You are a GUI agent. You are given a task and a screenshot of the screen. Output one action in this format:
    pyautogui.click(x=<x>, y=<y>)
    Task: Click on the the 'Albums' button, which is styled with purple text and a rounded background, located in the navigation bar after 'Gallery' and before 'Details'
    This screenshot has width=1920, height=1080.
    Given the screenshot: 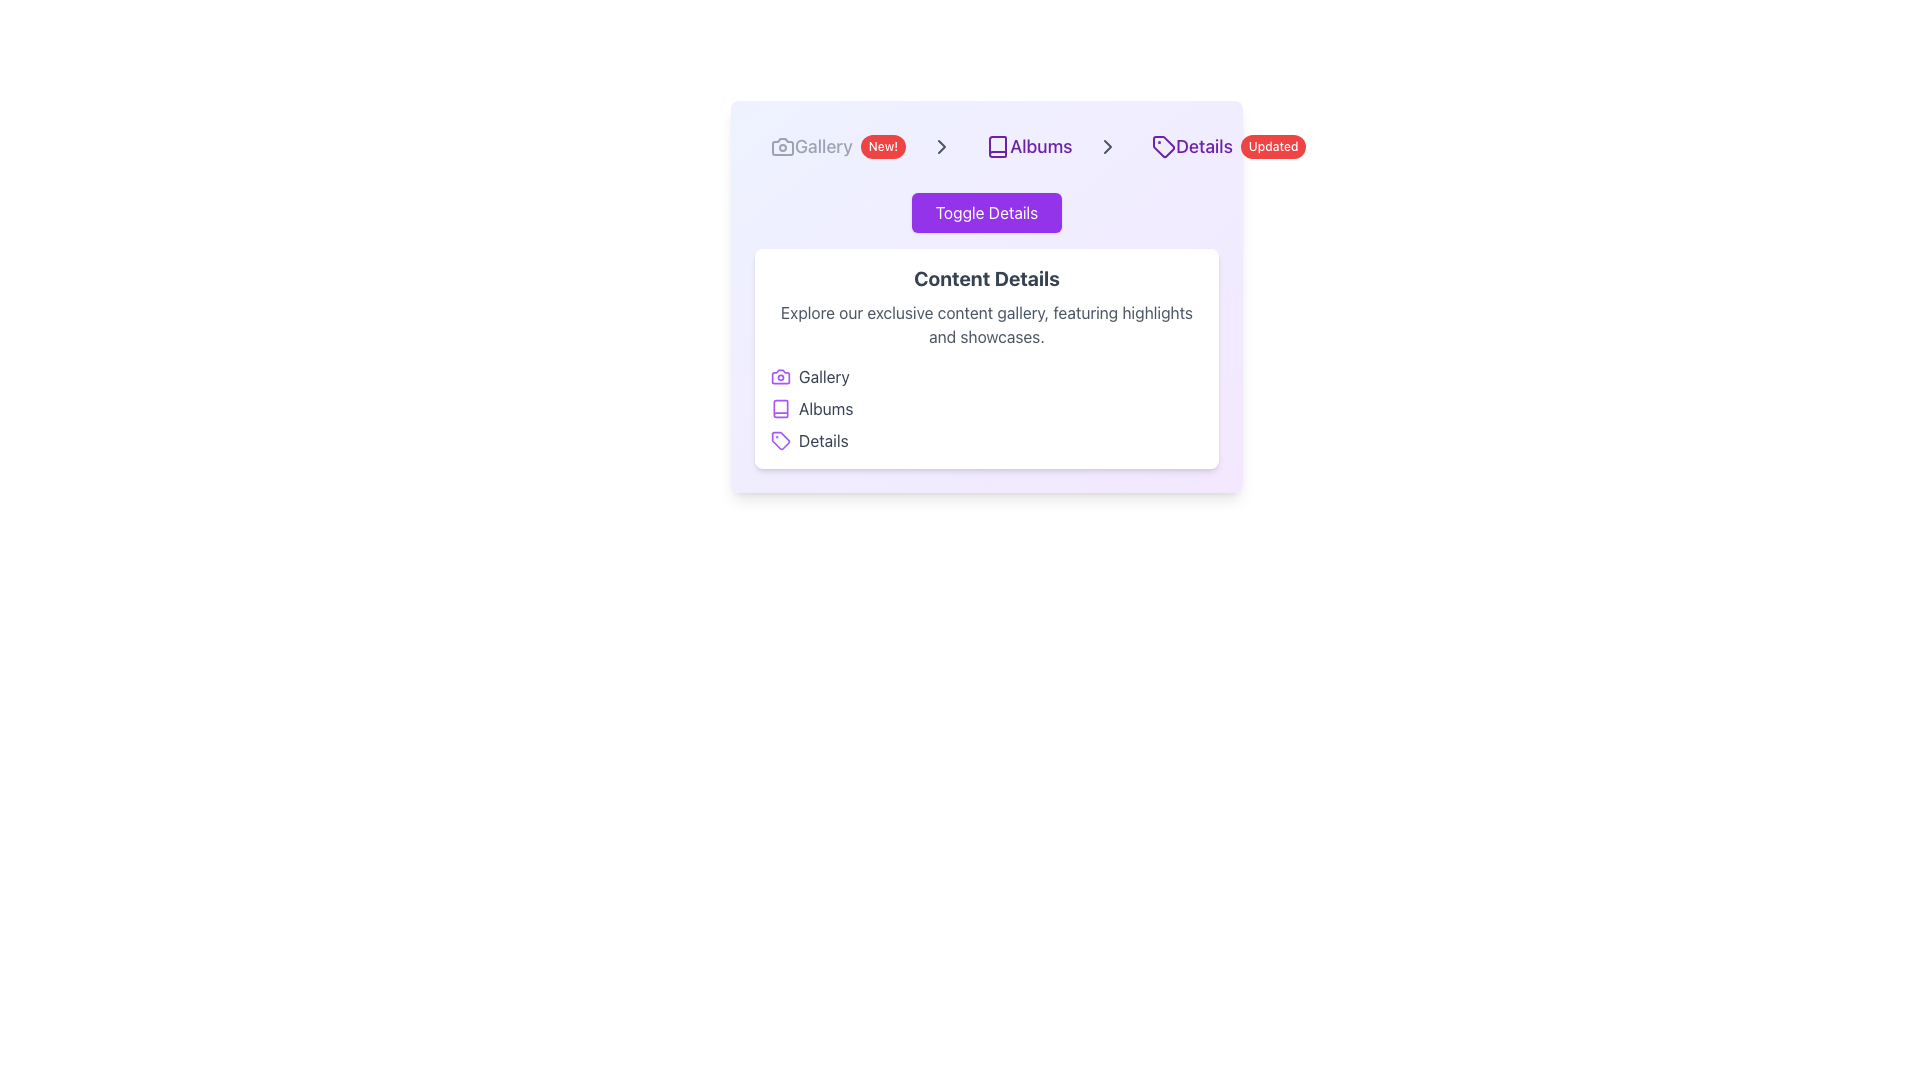 What is the action you would take?
    pyautogui.click(x=1029, y=145)
    